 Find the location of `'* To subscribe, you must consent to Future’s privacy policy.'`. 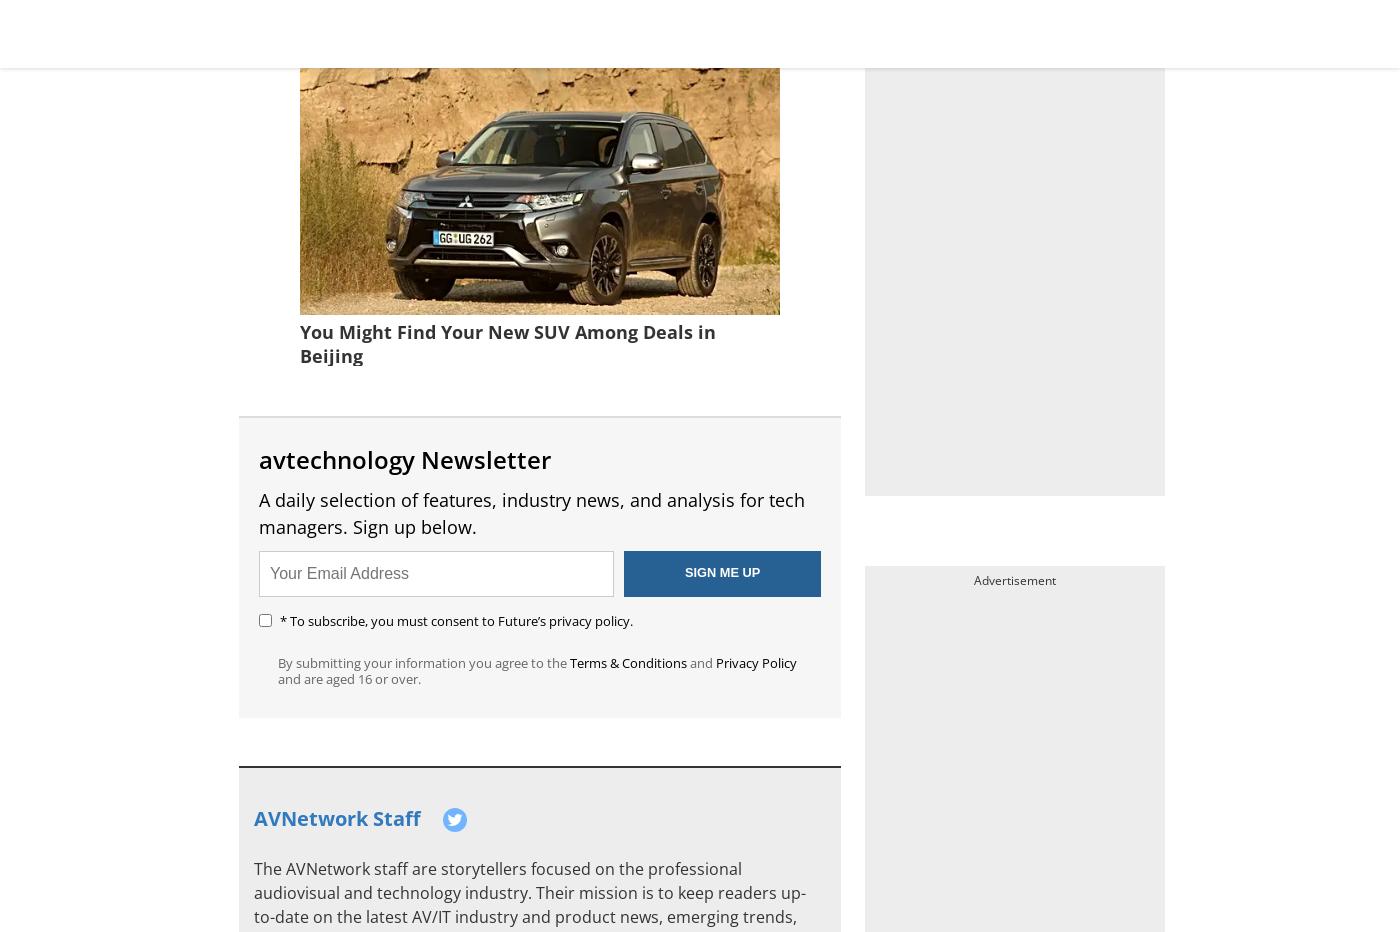

'* To subscribe, you must consent to Future’s privacy policy.' is located at coordinates (280, 618).